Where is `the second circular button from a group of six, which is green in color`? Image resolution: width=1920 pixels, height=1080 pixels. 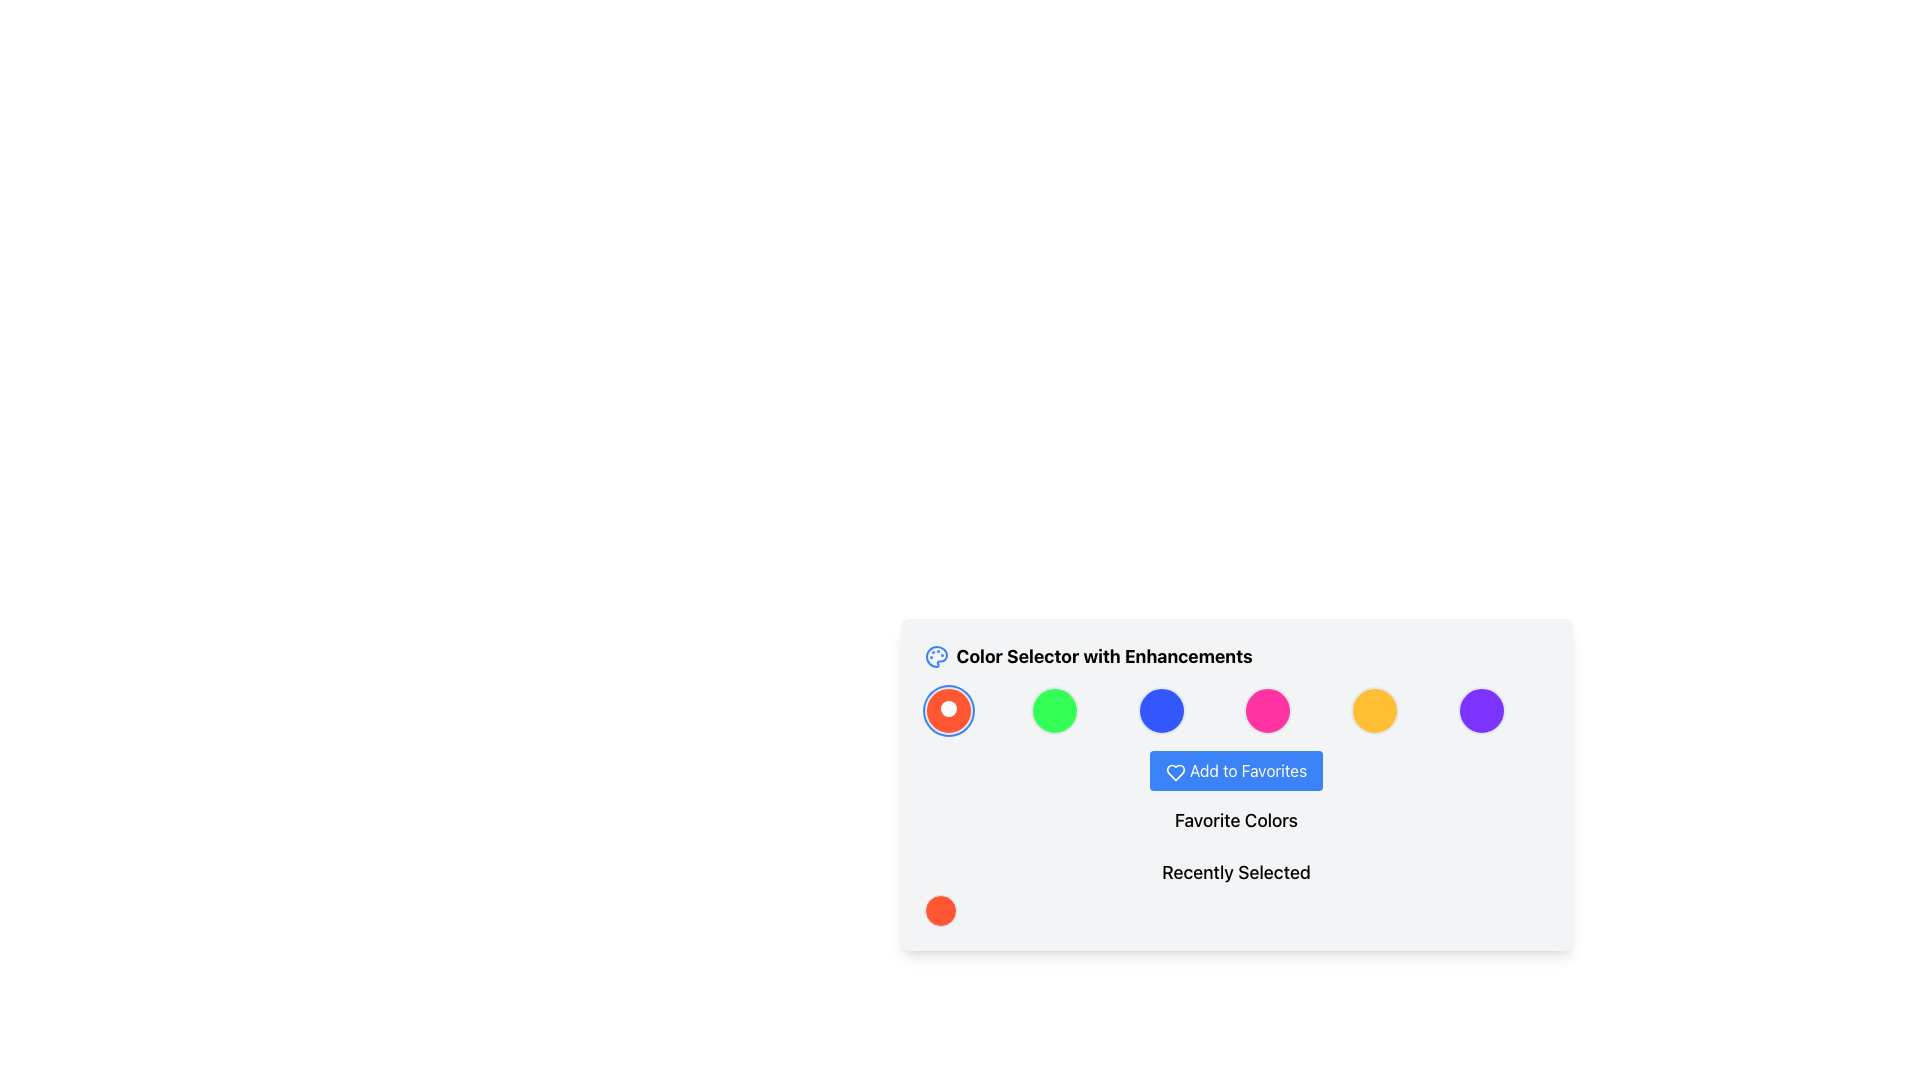 the second circular button from a group of six, which is green in color is located at coordinates (1054, 709).